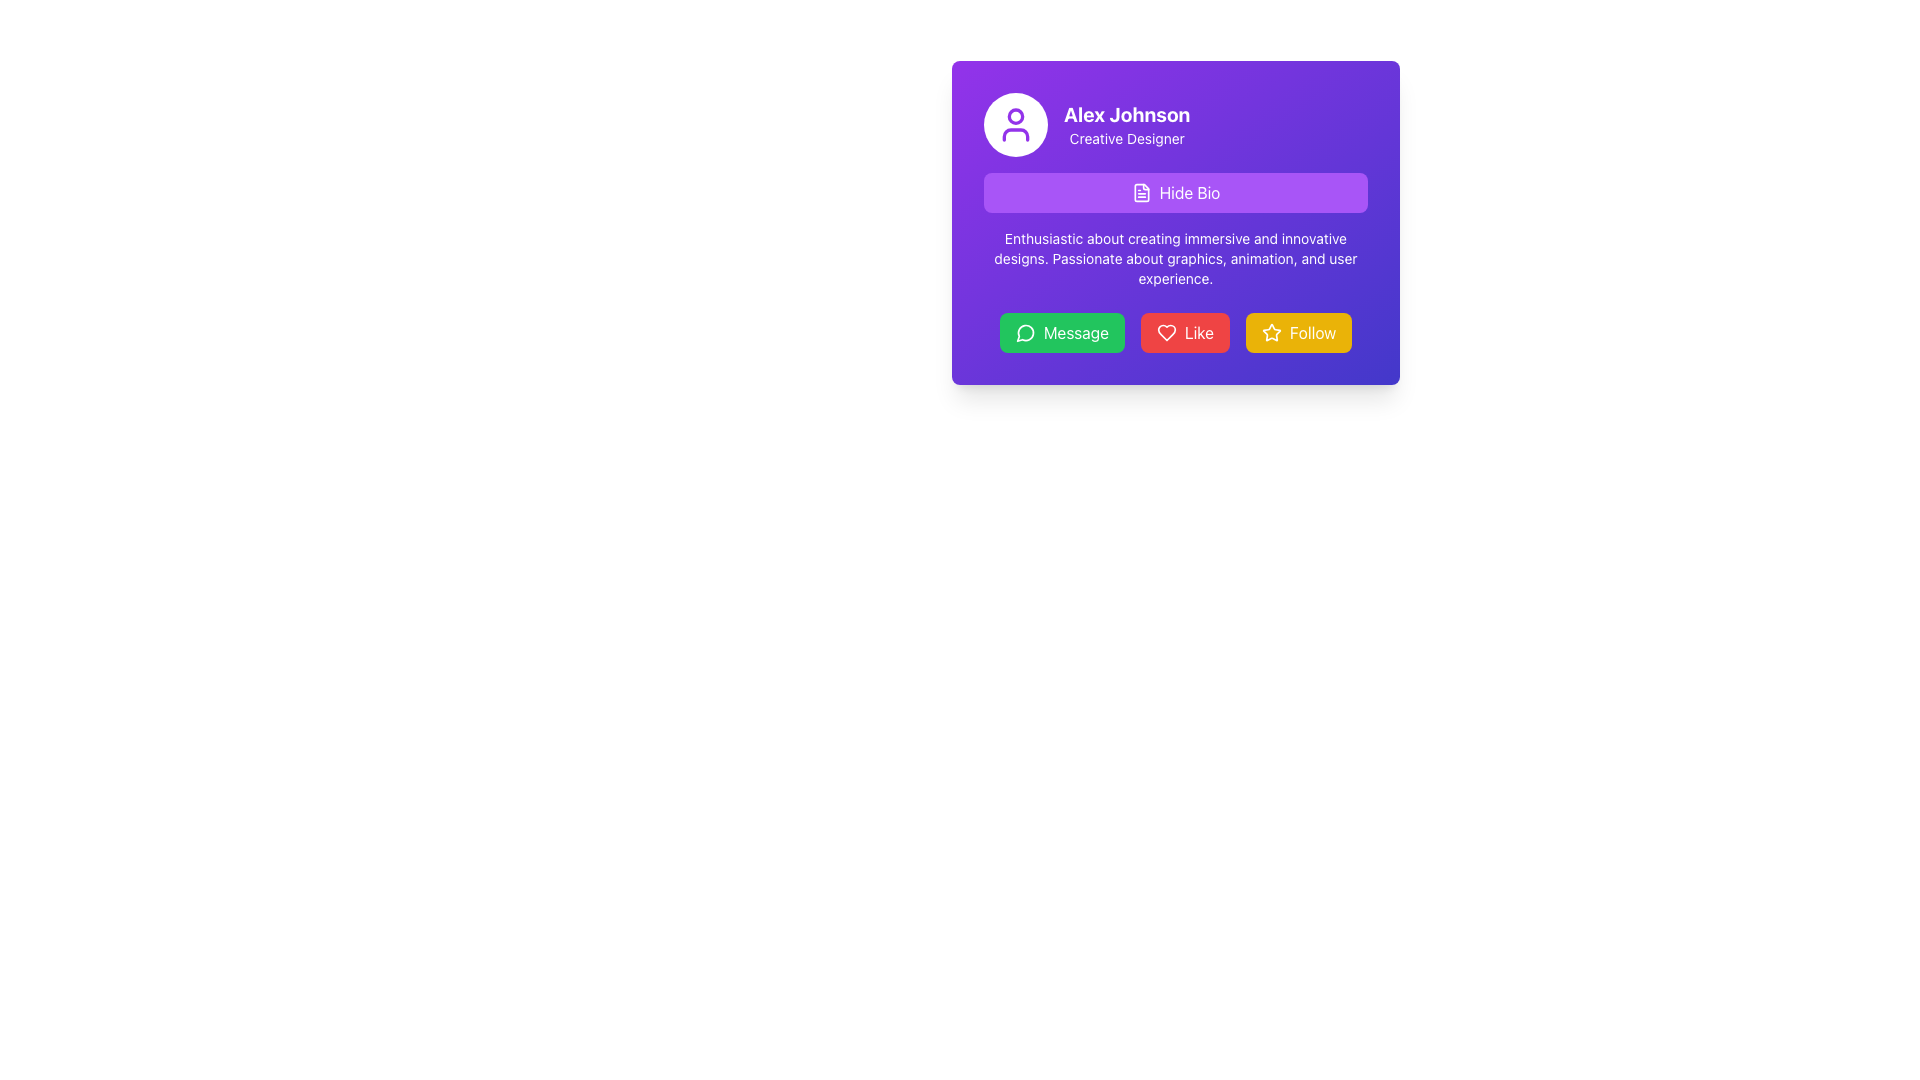 The image size is (1920, 1080). Describe the element at coordinates (1127, 115) in the screenshot. I see `the text label displaying 'Alex Johnson' for accessibility purposes` at that location.